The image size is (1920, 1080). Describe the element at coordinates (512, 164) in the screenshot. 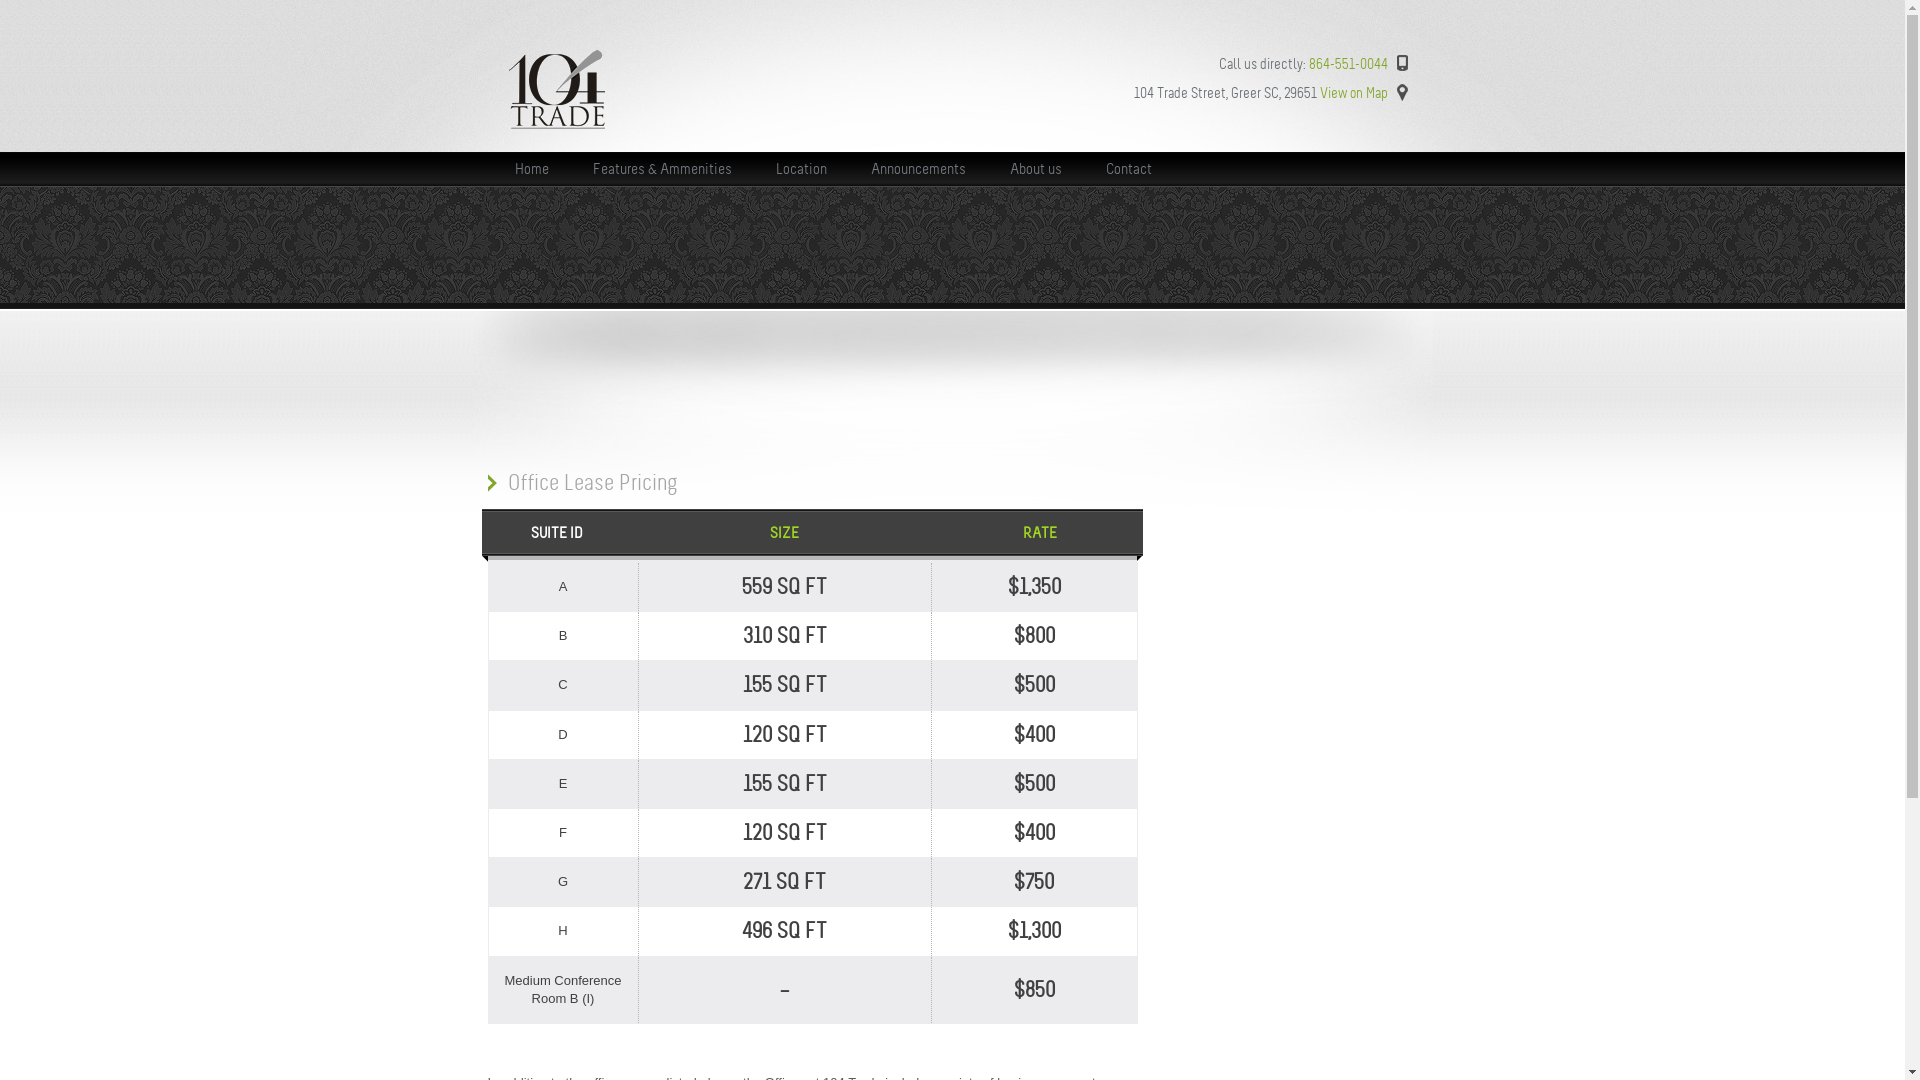

I see `'Home'` at that location.